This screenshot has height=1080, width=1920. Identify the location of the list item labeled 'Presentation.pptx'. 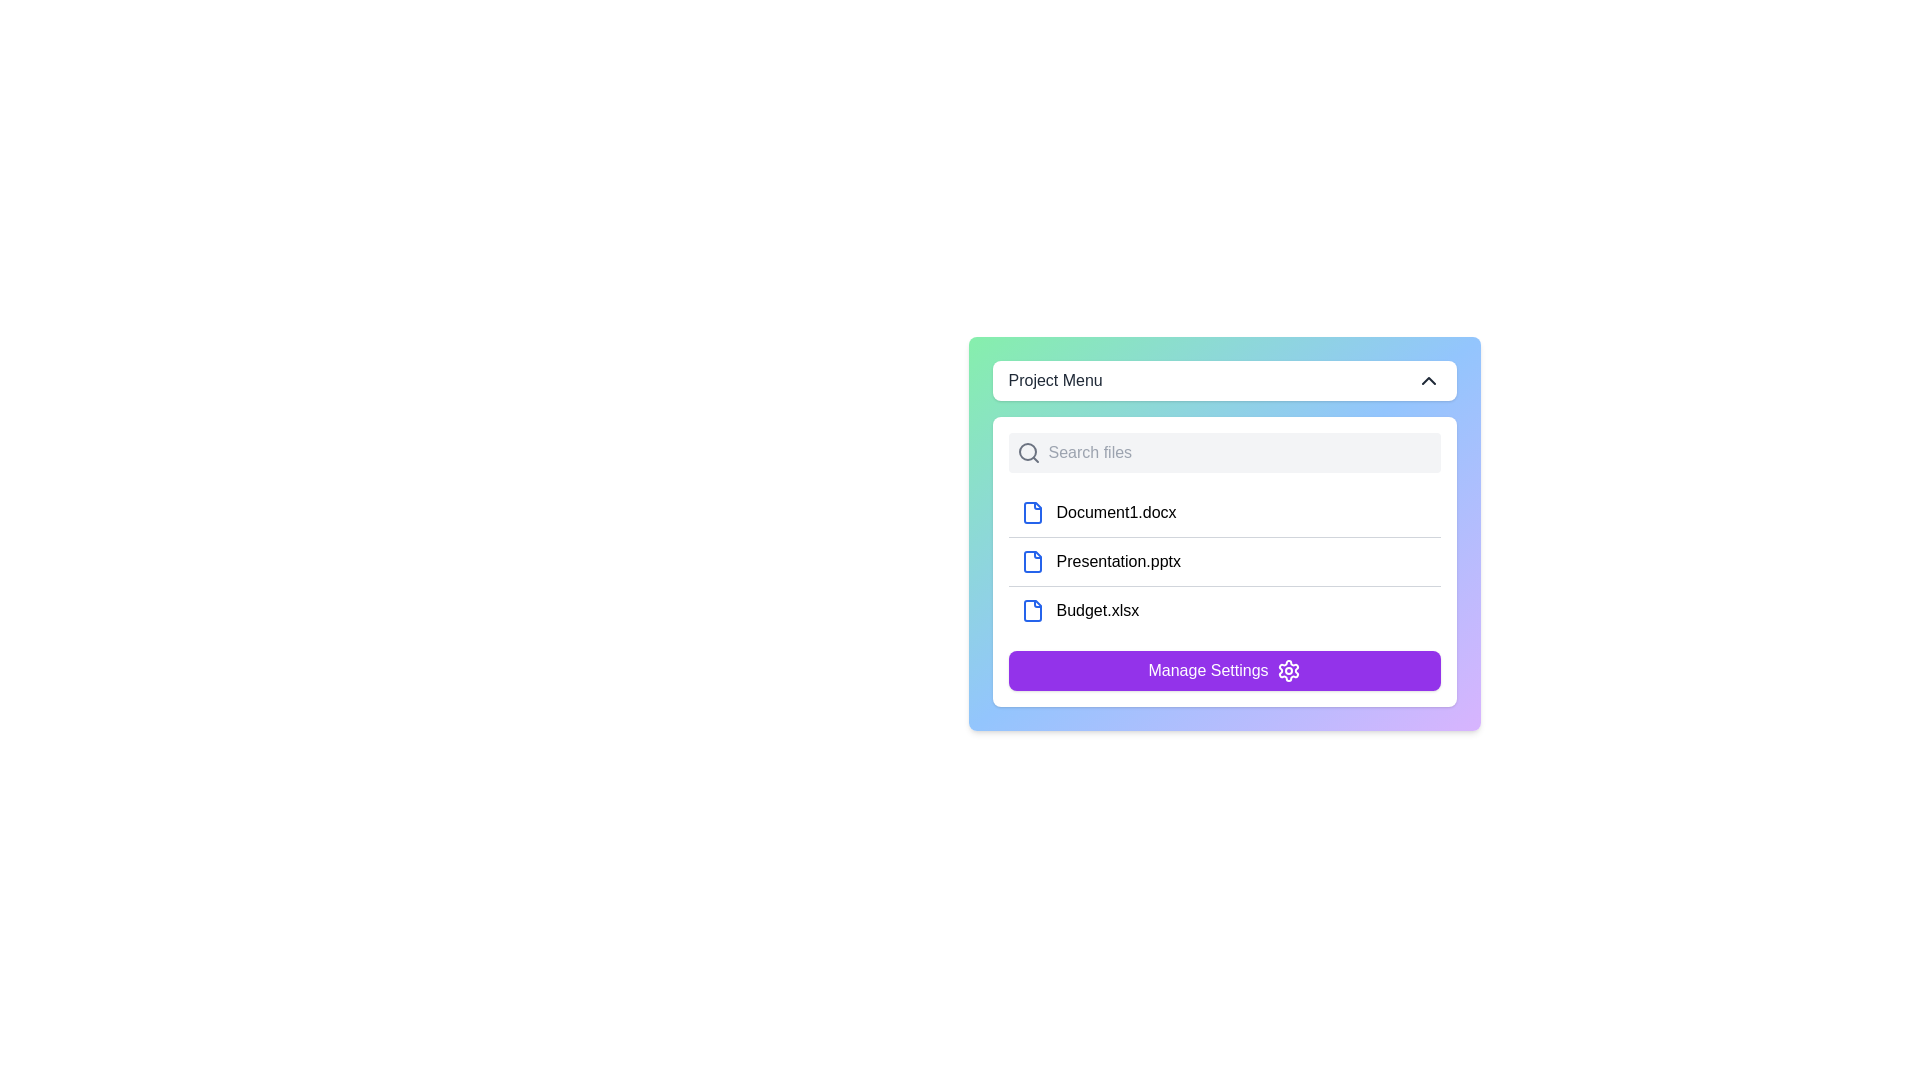
(1223, 562).